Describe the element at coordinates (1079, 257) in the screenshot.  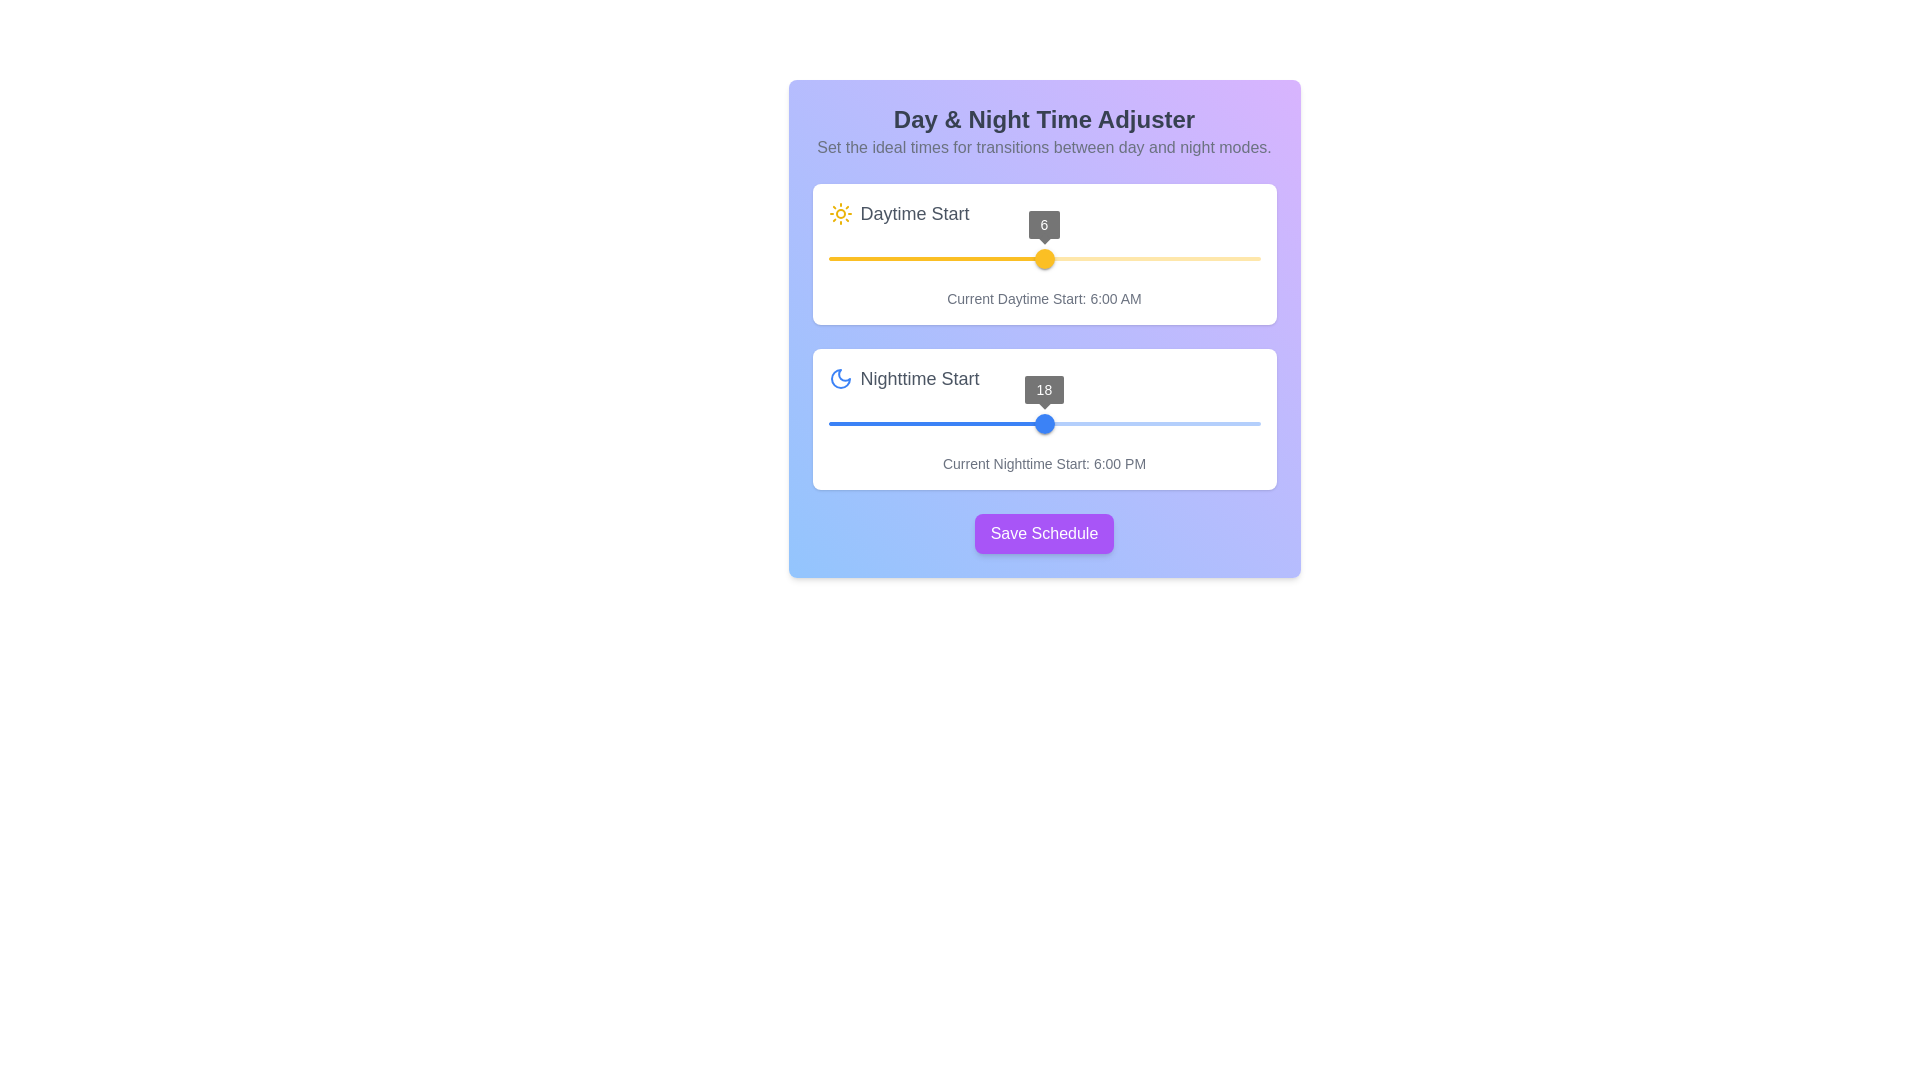
I see `the daytime start` at that location.